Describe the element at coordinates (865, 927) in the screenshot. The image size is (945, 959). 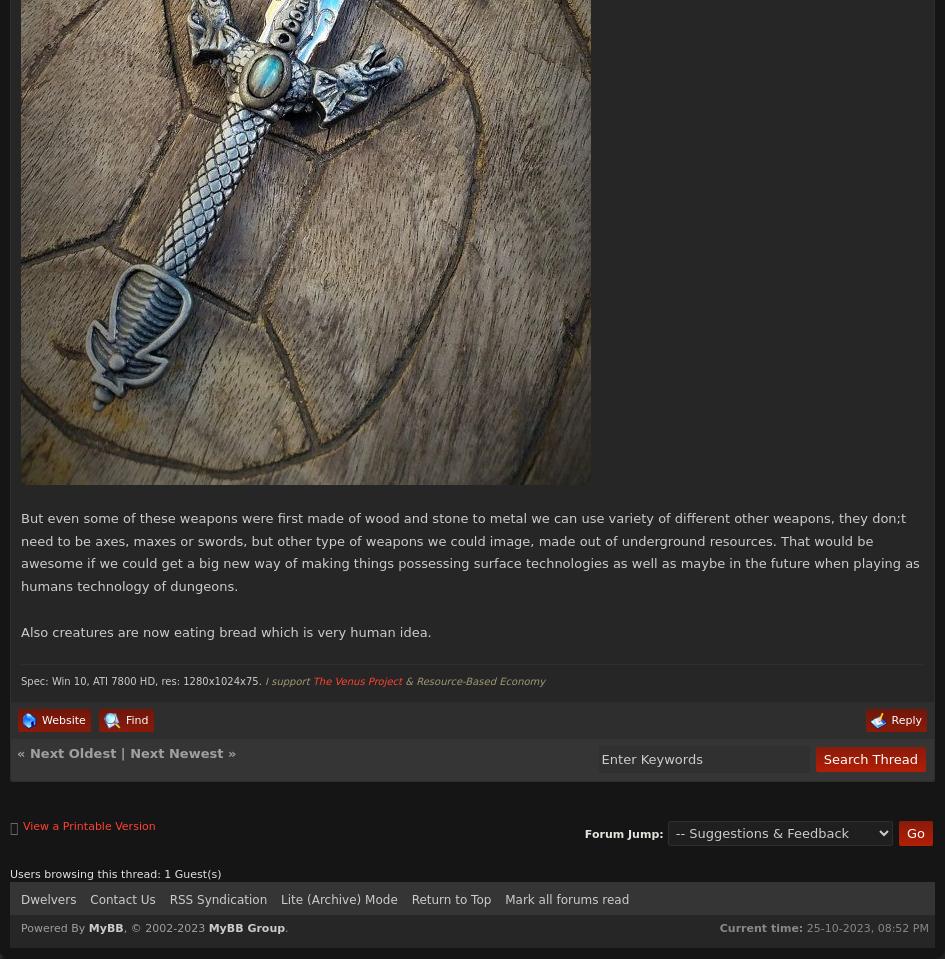
I see `'25-10-2023, 08:52 PM'` at that location.